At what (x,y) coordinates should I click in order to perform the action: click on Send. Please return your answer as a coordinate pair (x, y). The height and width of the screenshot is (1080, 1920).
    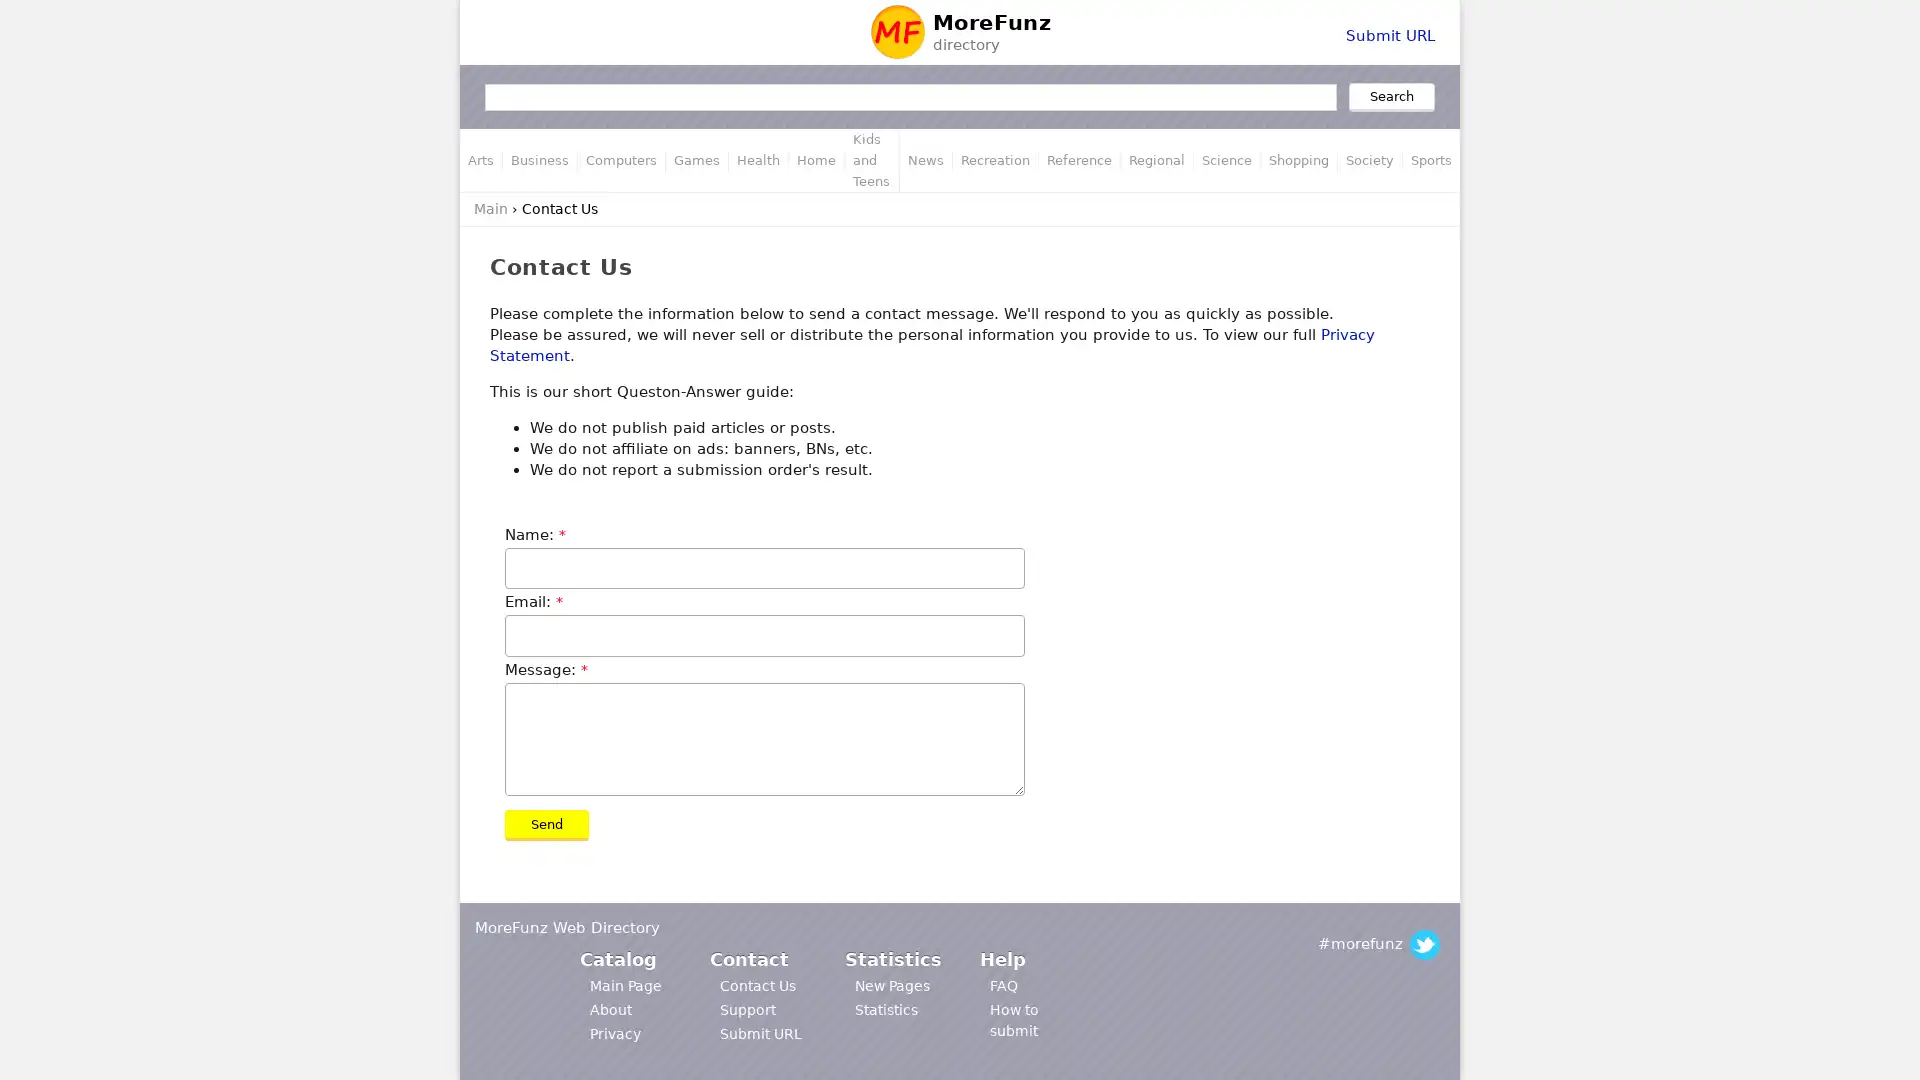
    Looking at the image, I should click on (546, 825).